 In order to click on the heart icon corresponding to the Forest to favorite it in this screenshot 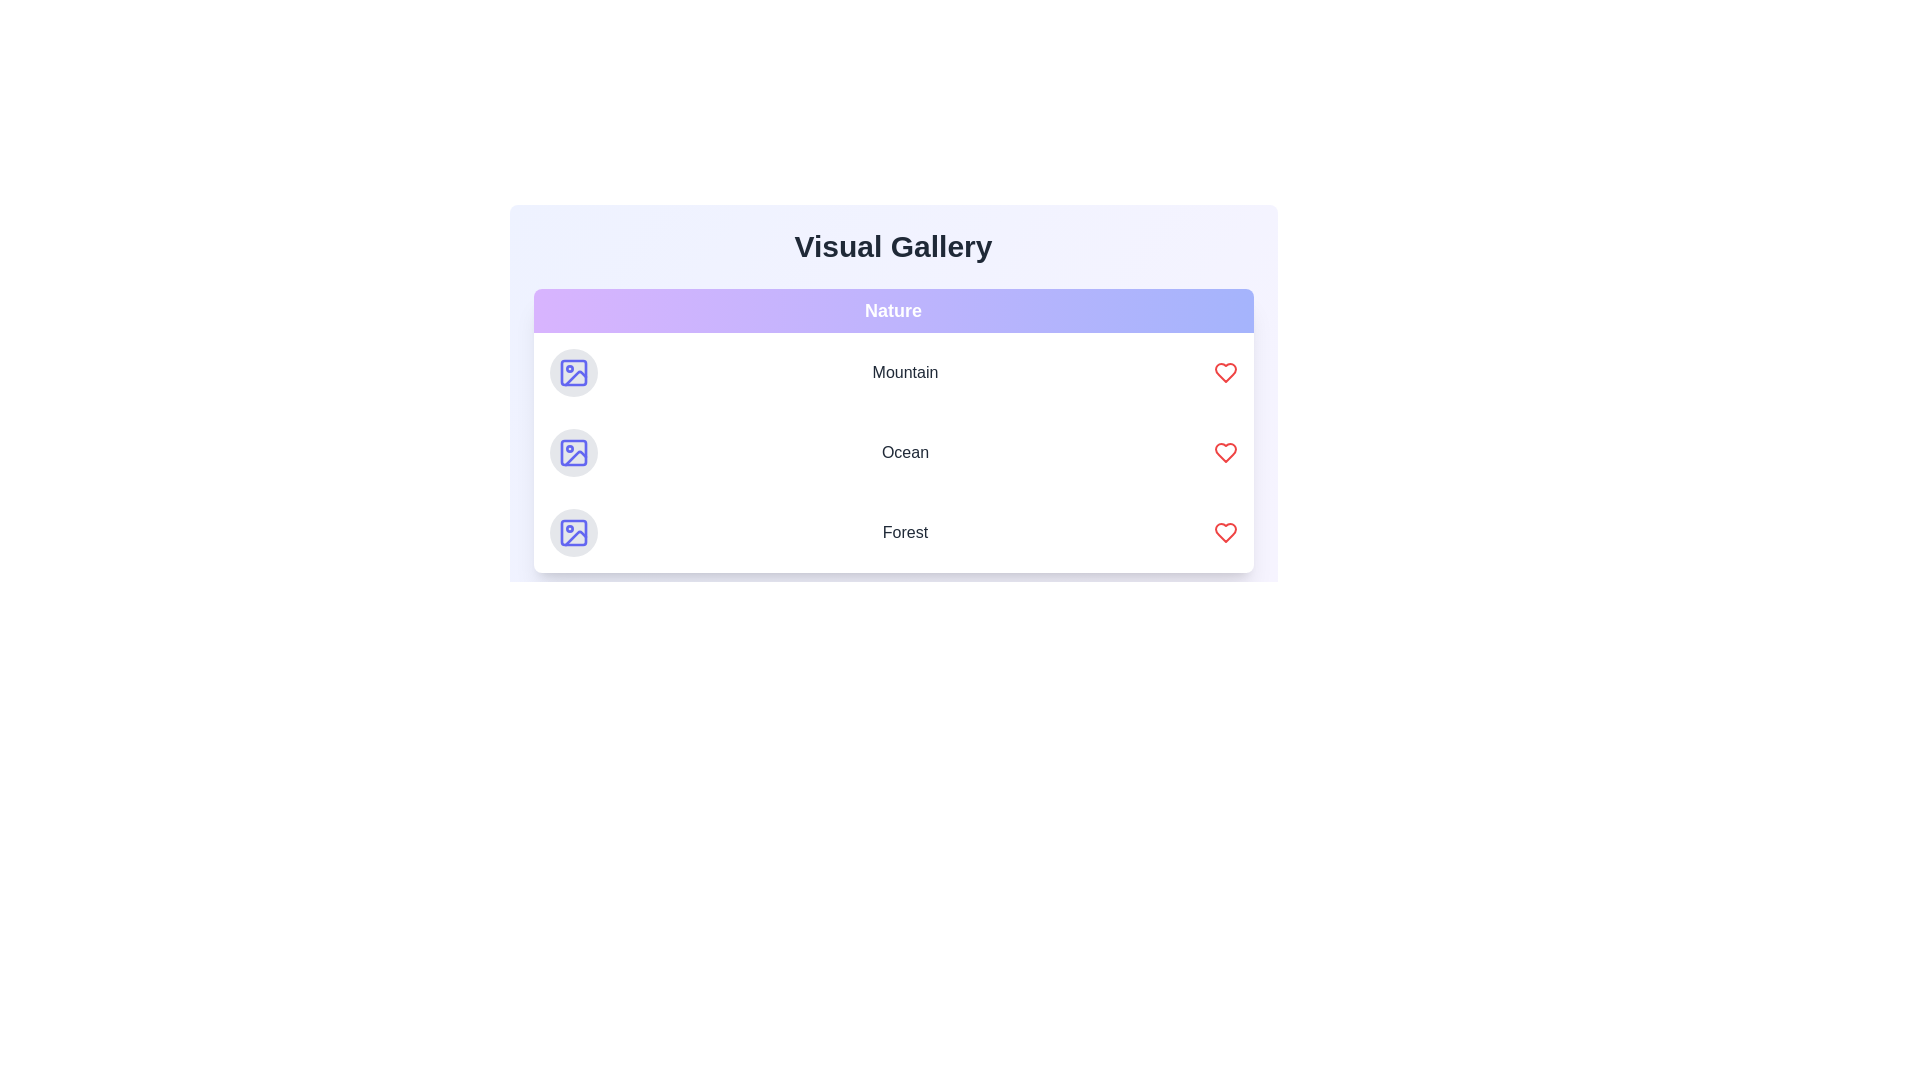, I will do `click(1224, 531)`.